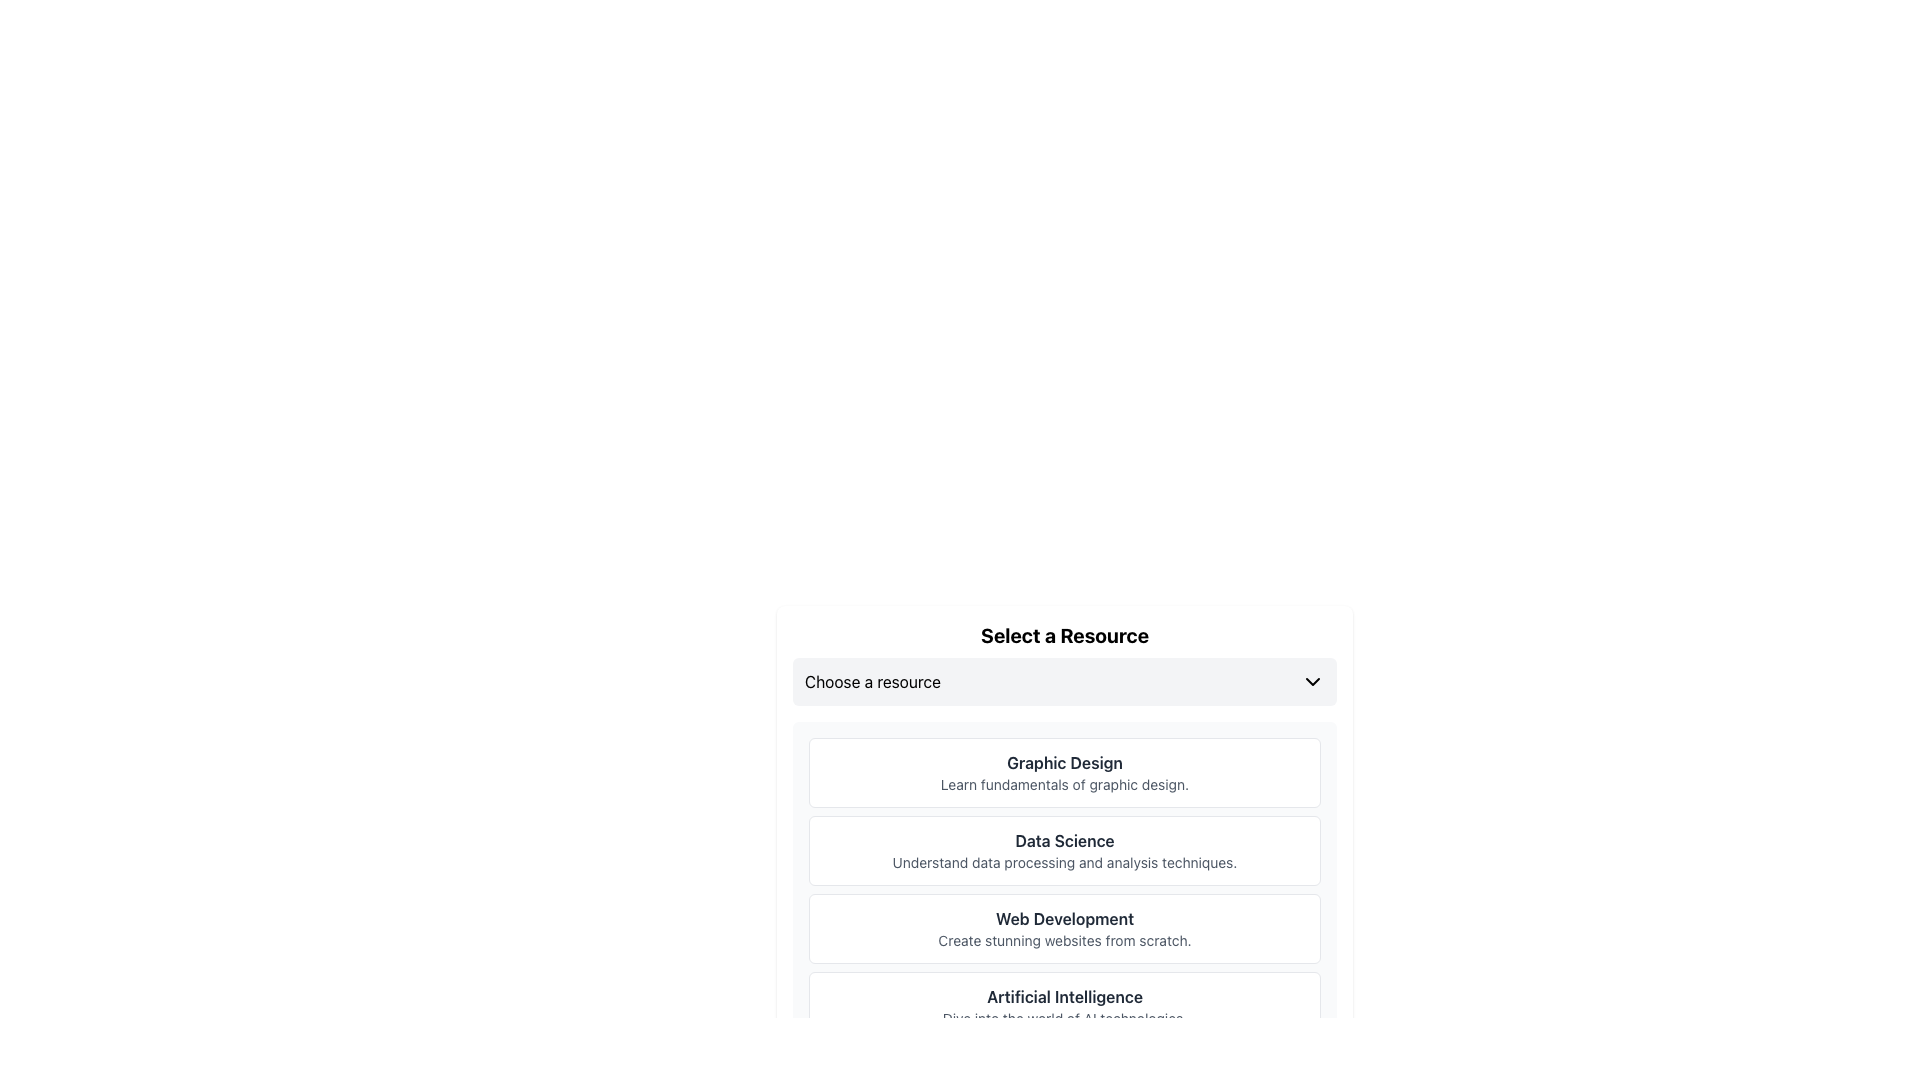 Image resolution: width=1920 pixels, height=1080 pixels. I want to click on the 'Data Science' selectable card located in the 'Select a Resource' list, so click(1064, 851).